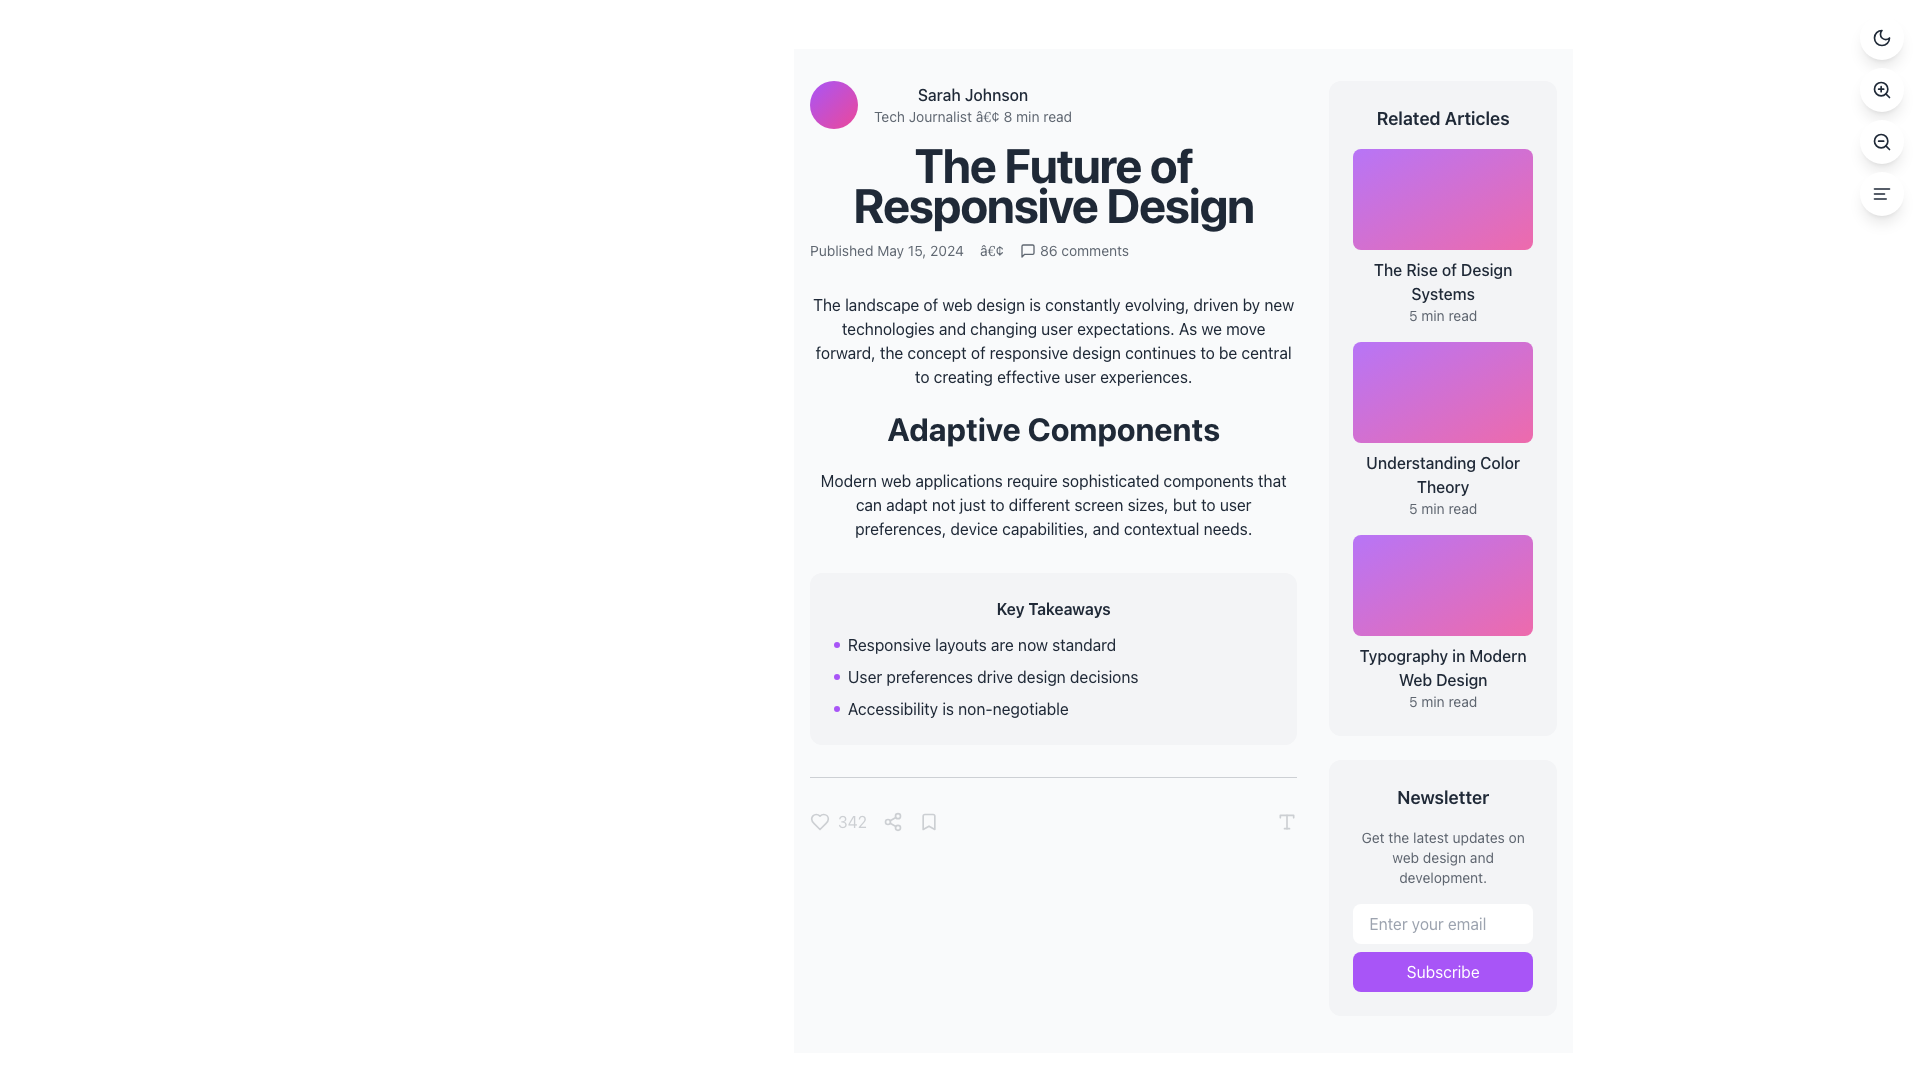 The image size is (1920, 1080). What do you see at coordinates (928, 821) in the screenshot?
I see `the save/bookmark icon located in the footer of the article` at bounding box center [928, 821].